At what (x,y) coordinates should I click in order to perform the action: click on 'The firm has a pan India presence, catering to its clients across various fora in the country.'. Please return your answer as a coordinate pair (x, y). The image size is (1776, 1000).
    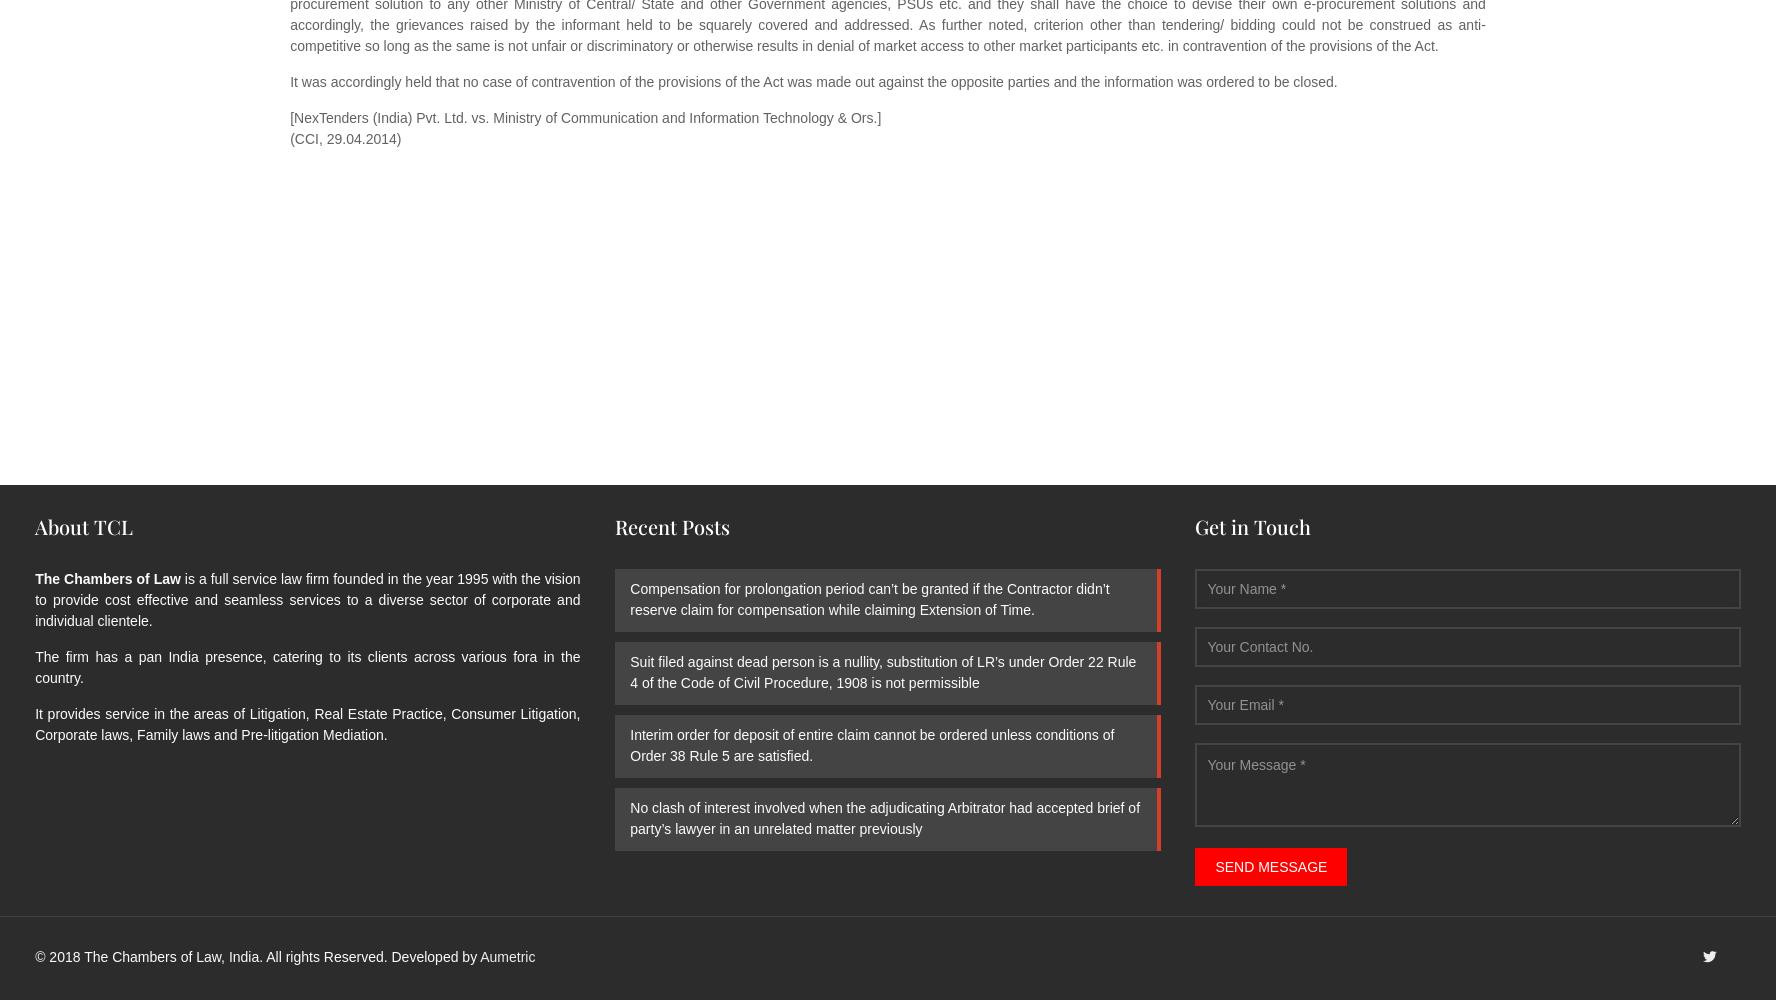
    Looking at the image, I should click on (306, 667).